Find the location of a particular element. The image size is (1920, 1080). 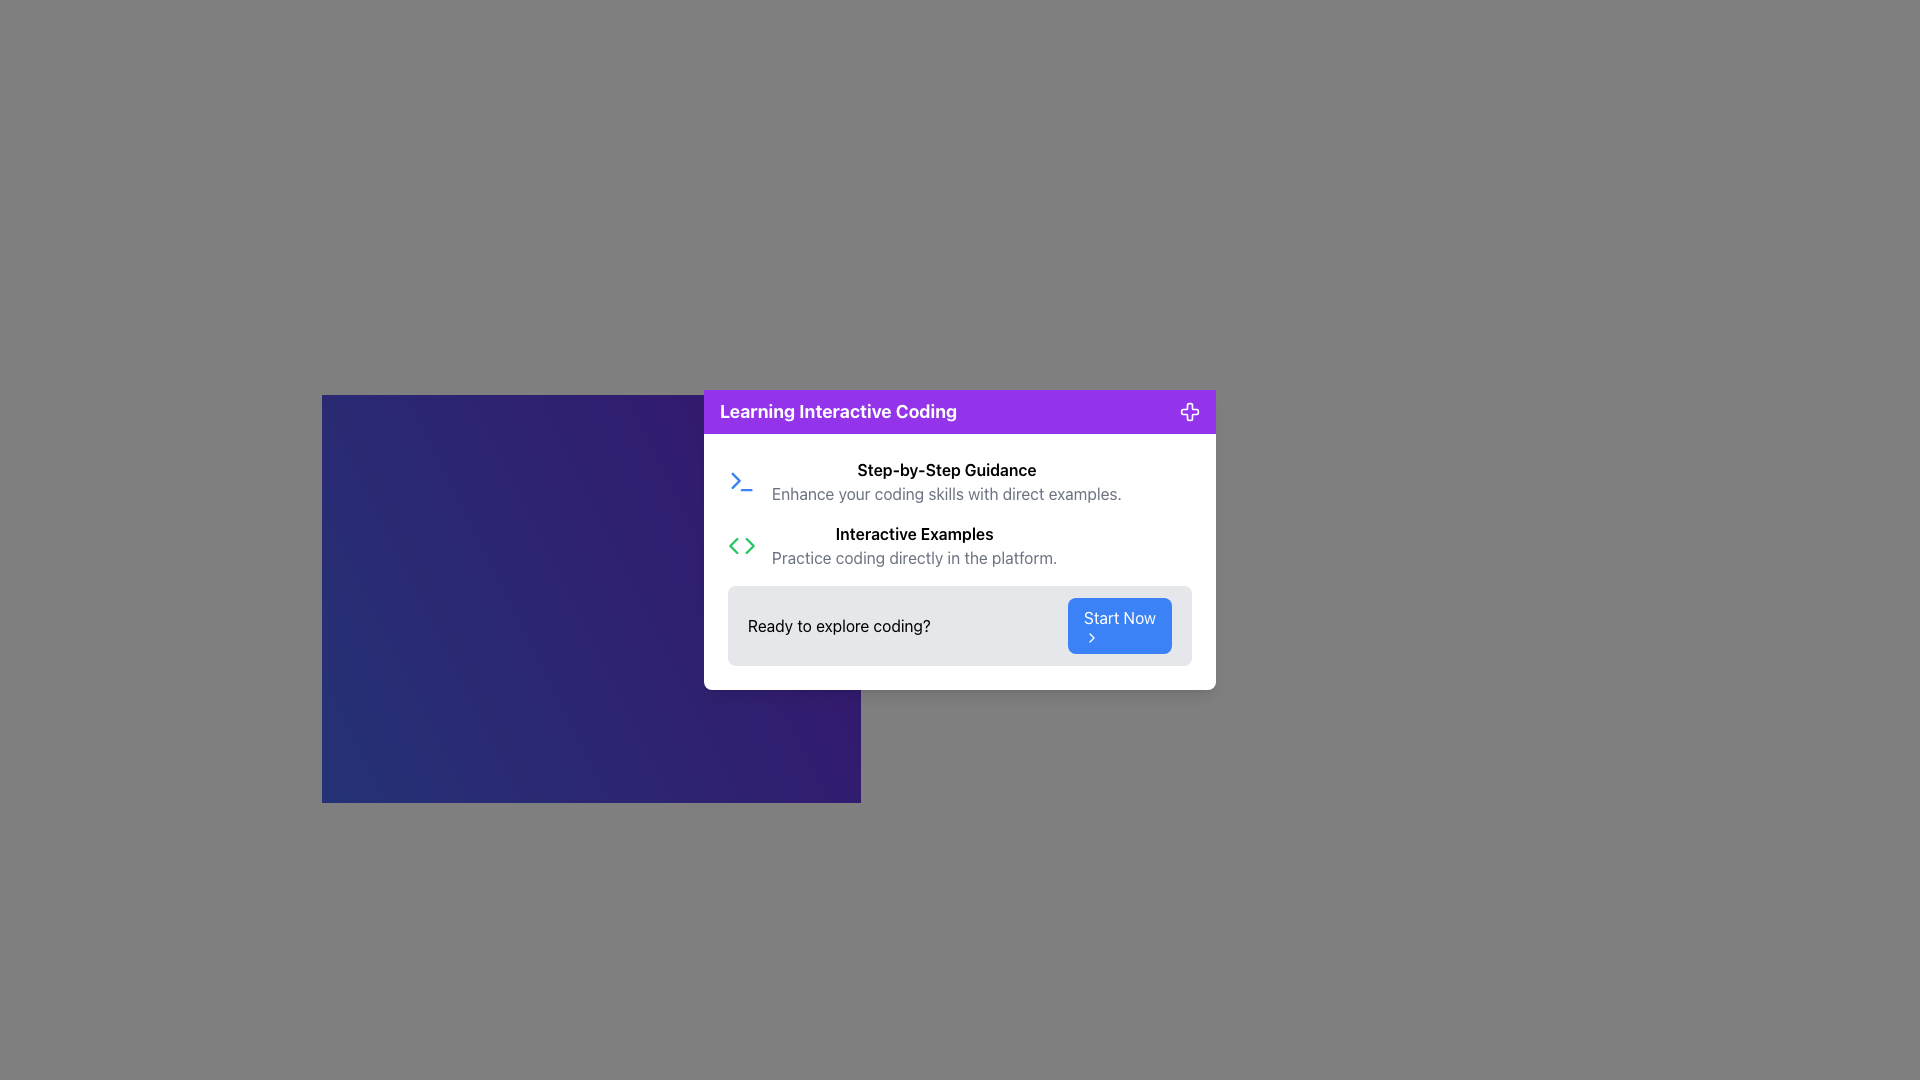

potential links or buttons within the informational text block about interactive coding examples, positioned below the 'Step-by-Step Guidance' block is located at coordinates (960, 546).